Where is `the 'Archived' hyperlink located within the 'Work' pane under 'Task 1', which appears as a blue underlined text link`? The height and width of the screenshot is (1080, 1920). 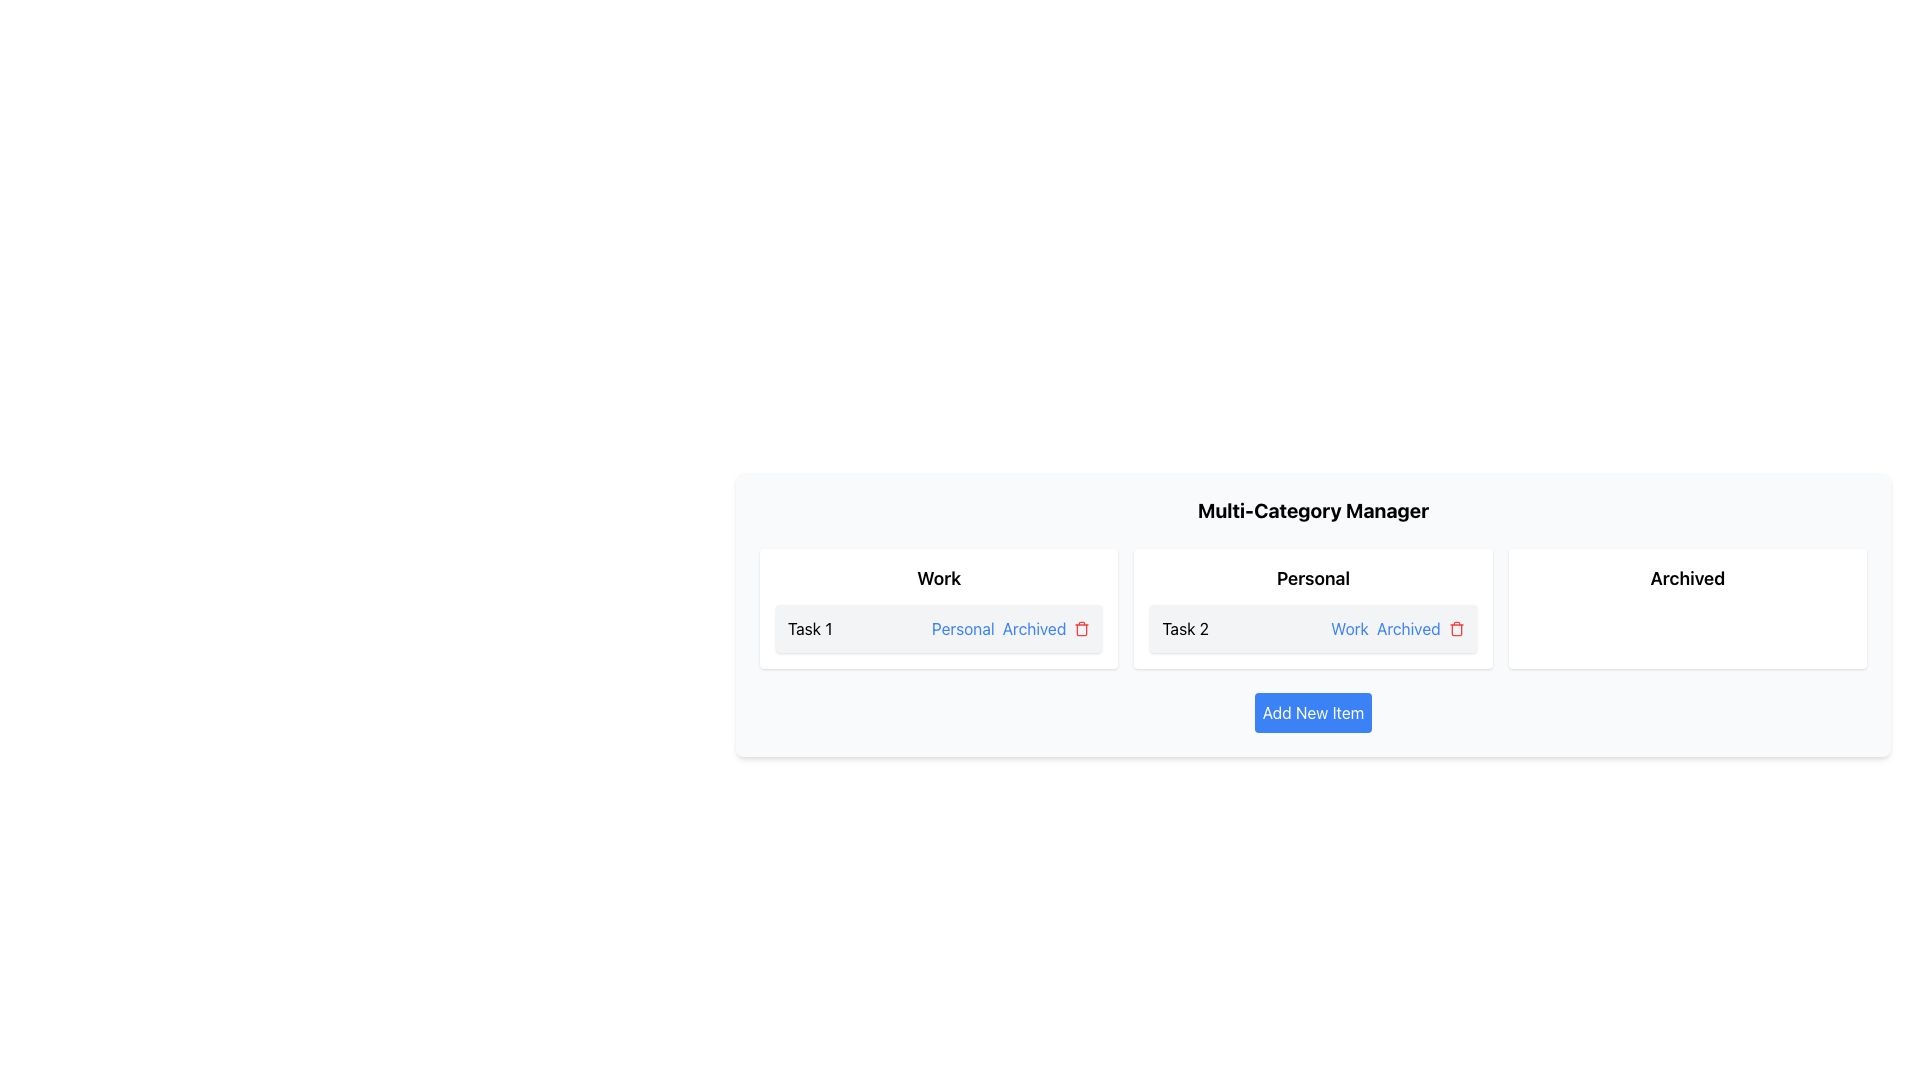 the 'Archived' hyperlink located within the 'Work' pane under 'Task 1', which appears as a blue underlined text link is located at coordinates (1011, 627).